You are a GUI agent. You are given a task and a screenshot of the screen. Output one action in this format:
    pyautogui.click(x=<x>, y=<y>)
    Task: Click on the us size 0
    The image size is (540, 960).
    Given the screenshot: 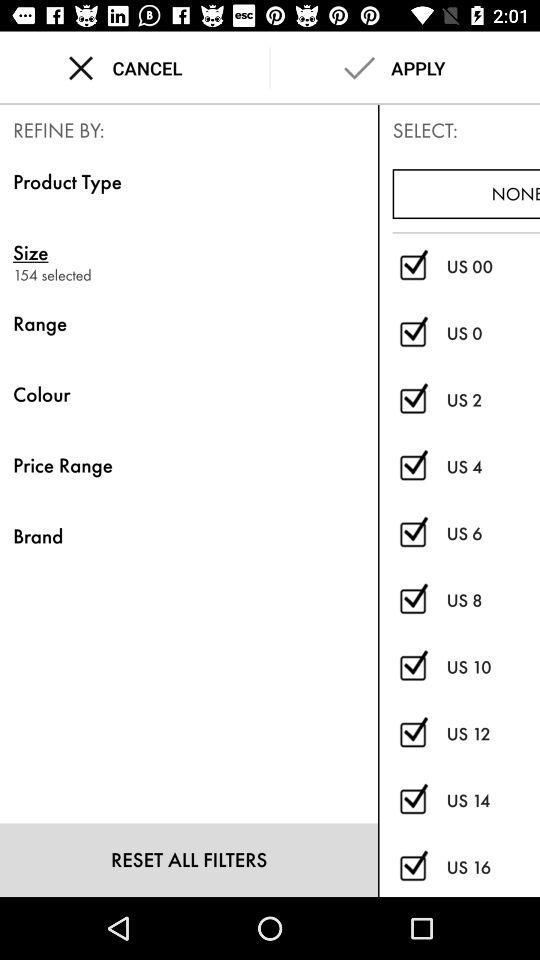 What is the action you would take?
    pyautogui.click(x=412, y=333)
    